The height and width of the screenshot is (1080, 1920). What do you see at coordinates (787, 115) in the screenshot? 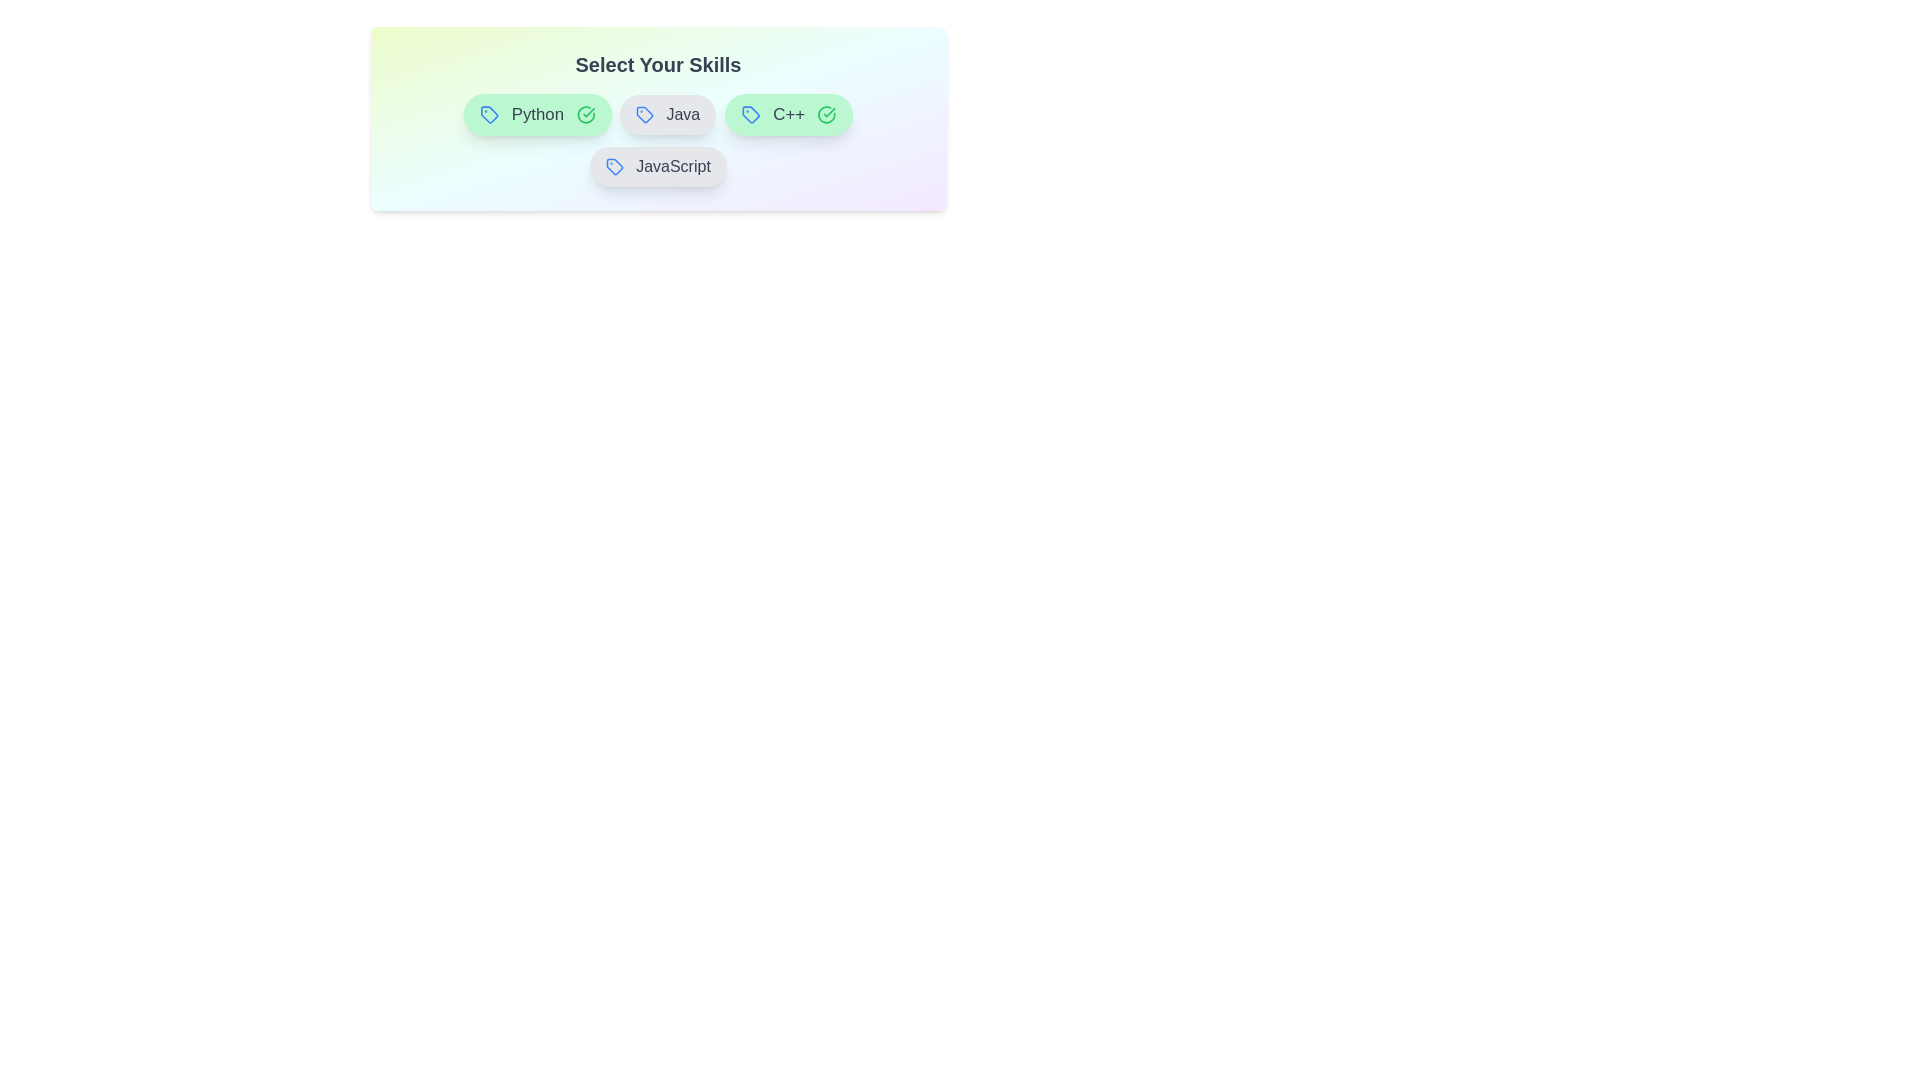
I see `the skill badge labeled C++` at bounding box center [787, 115].